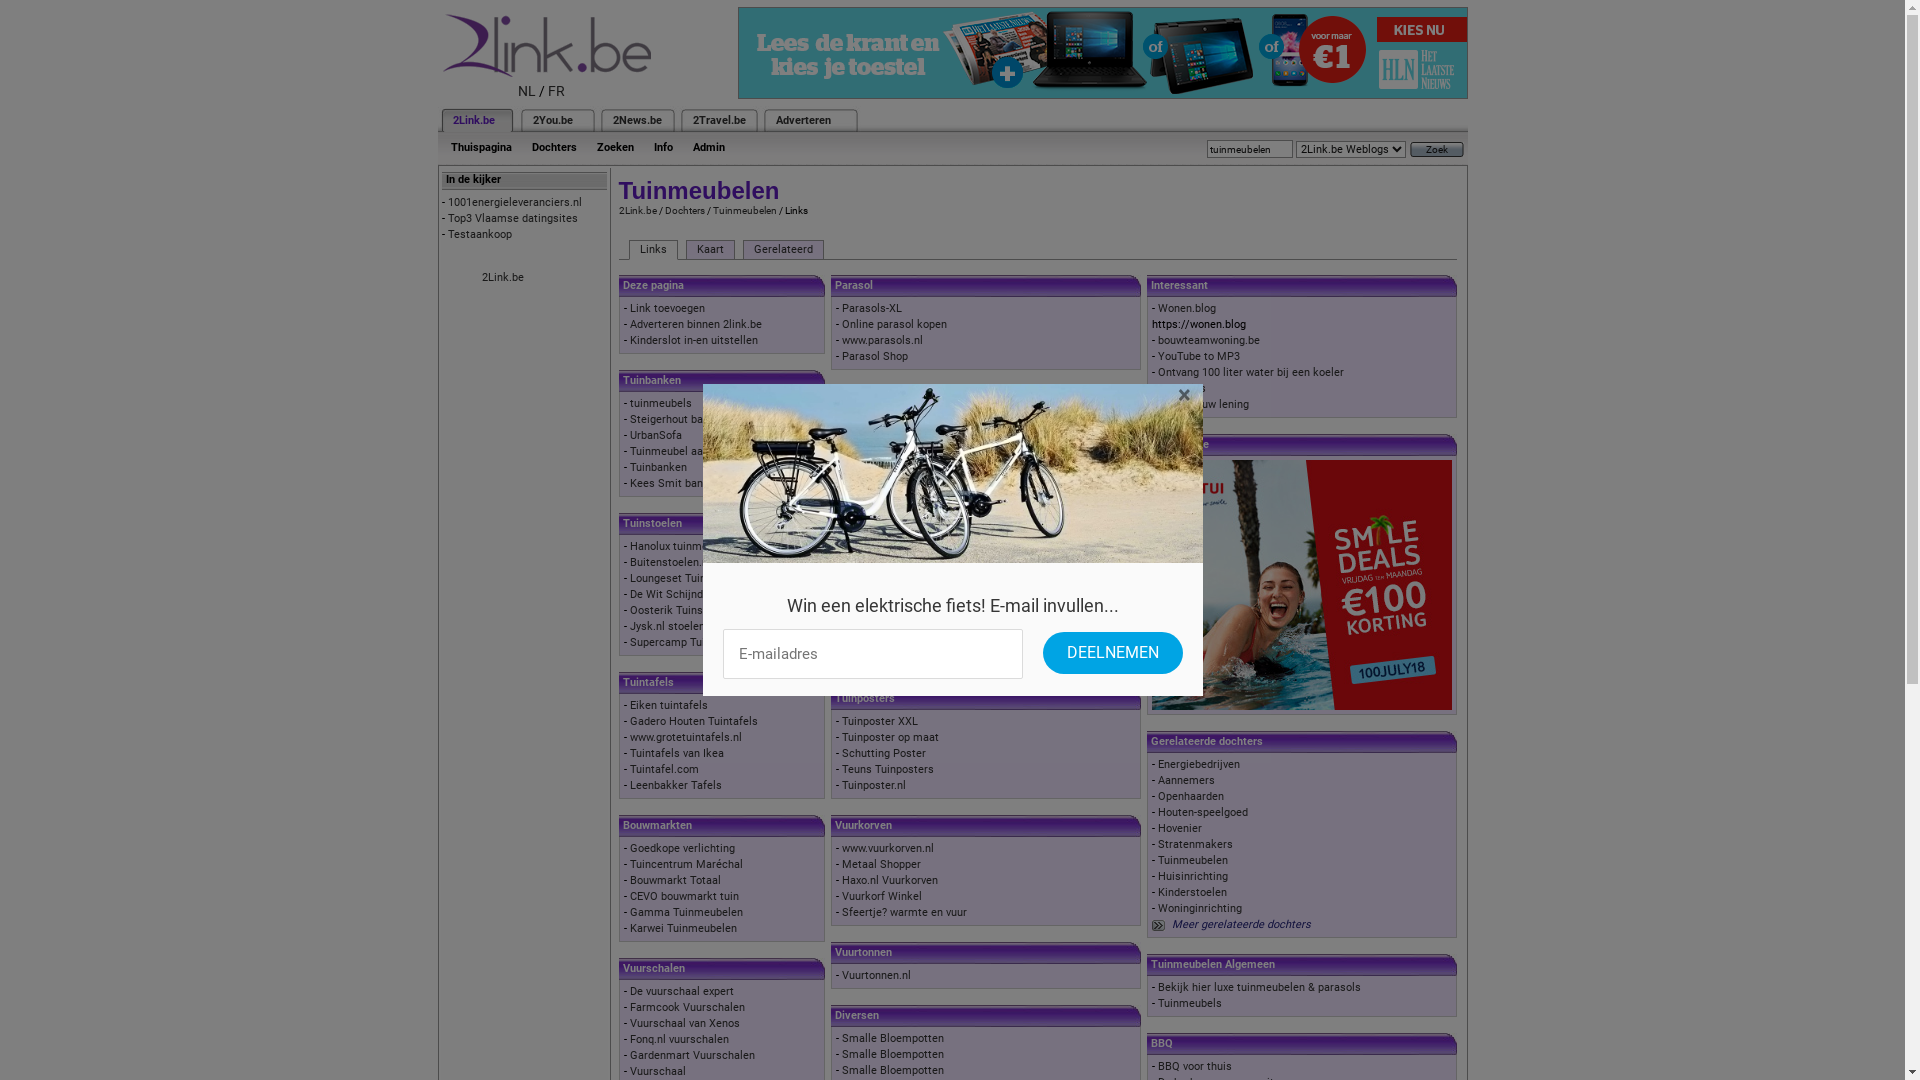  Describe the element at coordinates (781, 249) in the screenshot. I see `'Gerelateerd'` at that location.